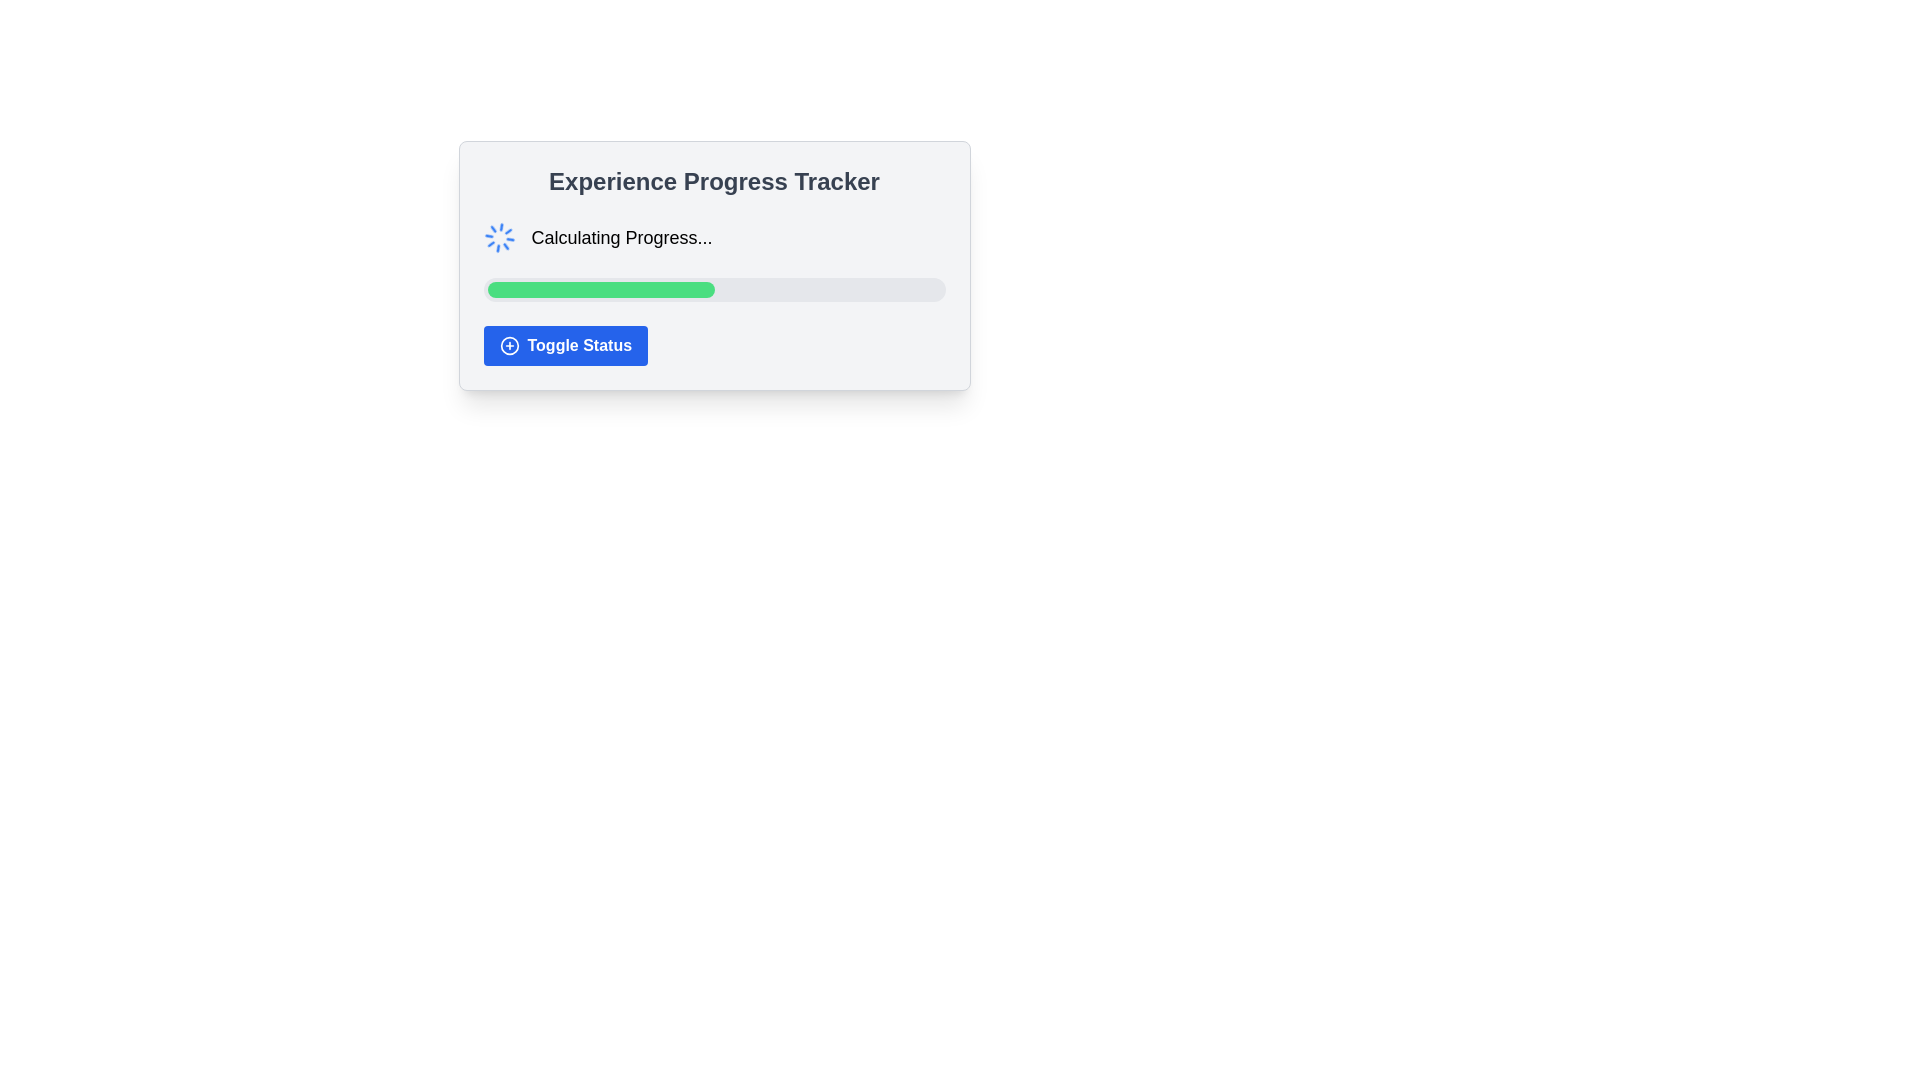  Describe the element at coordinates (621, 237) in the screenshot. I see `the status information text label located centrally in the progress tracker interface, positioned to the right of a spinning loader icon` at that location.